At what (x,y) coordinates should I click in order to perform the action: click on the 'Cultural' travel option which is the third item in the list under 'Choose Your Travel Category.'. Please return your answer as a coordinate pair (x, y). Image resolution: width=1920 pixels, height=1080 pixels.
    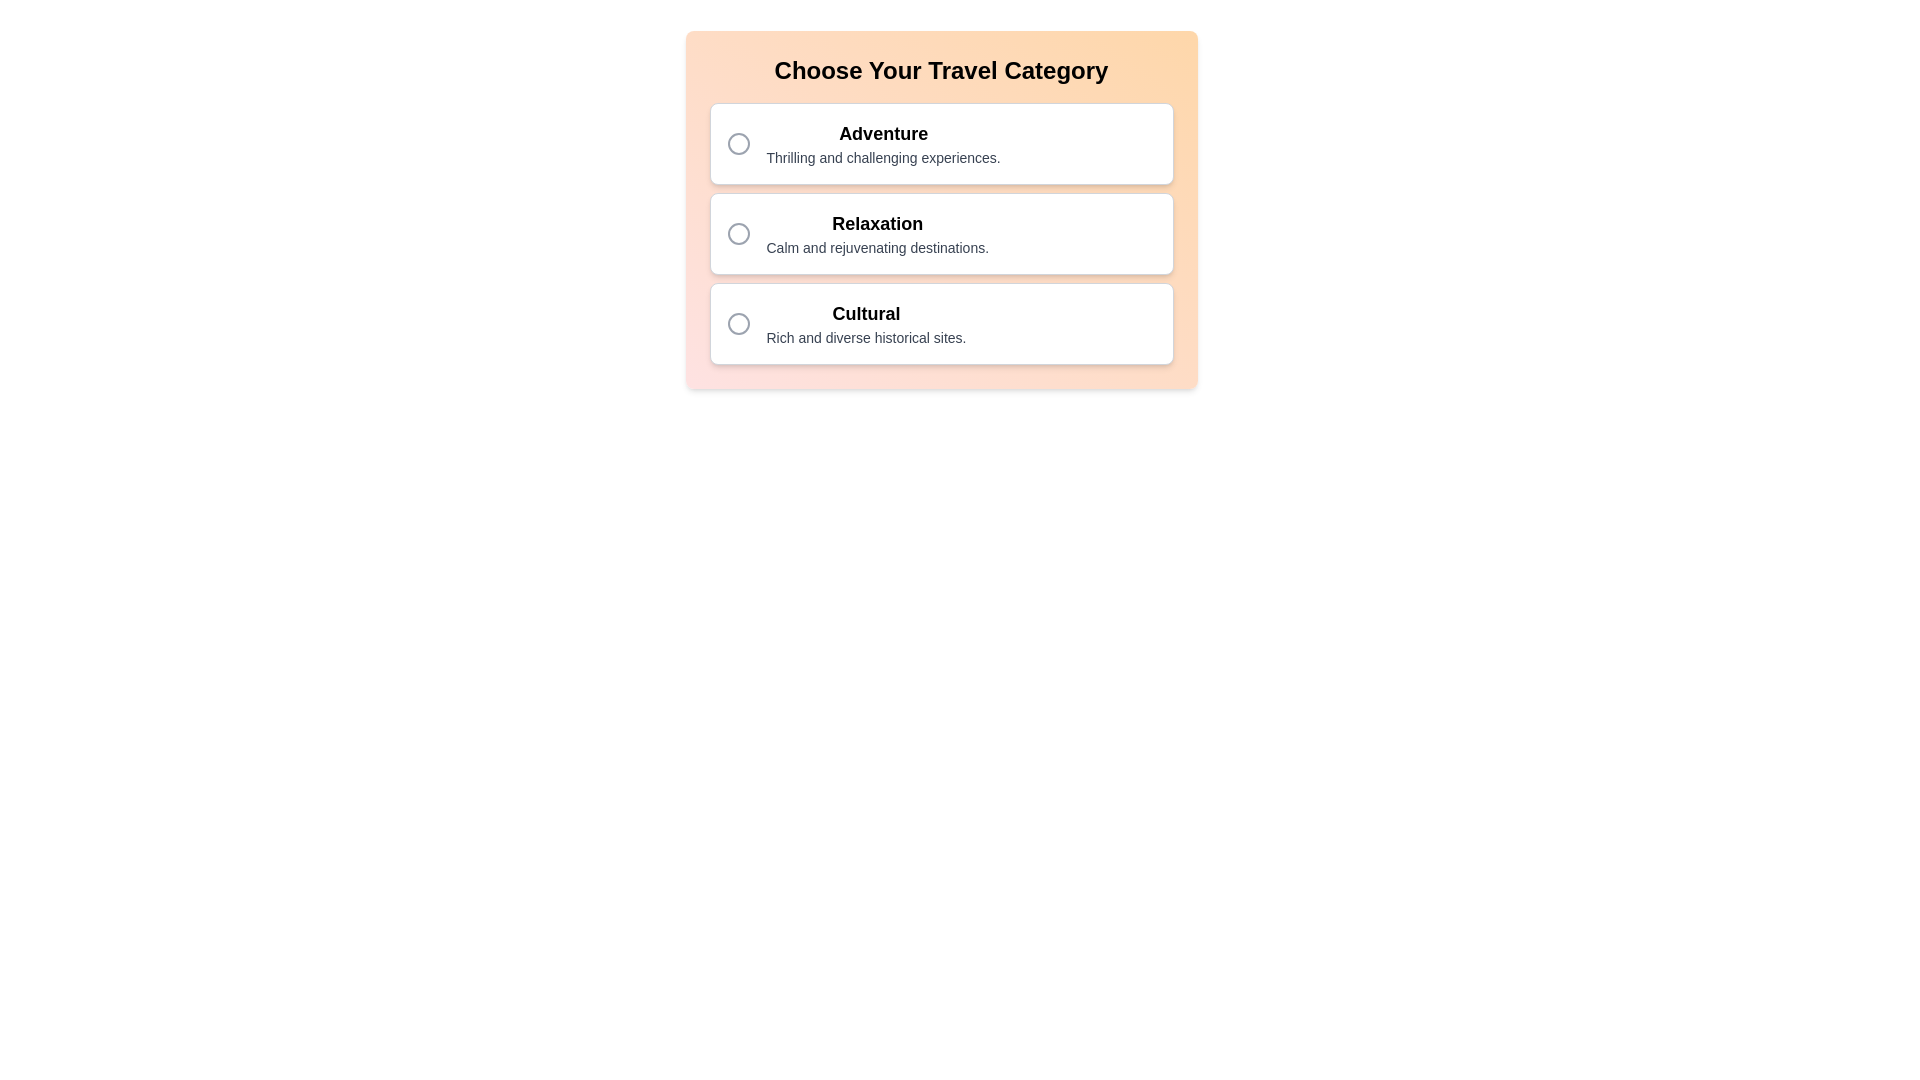
    Looking at the image, I should click on (866, 323).